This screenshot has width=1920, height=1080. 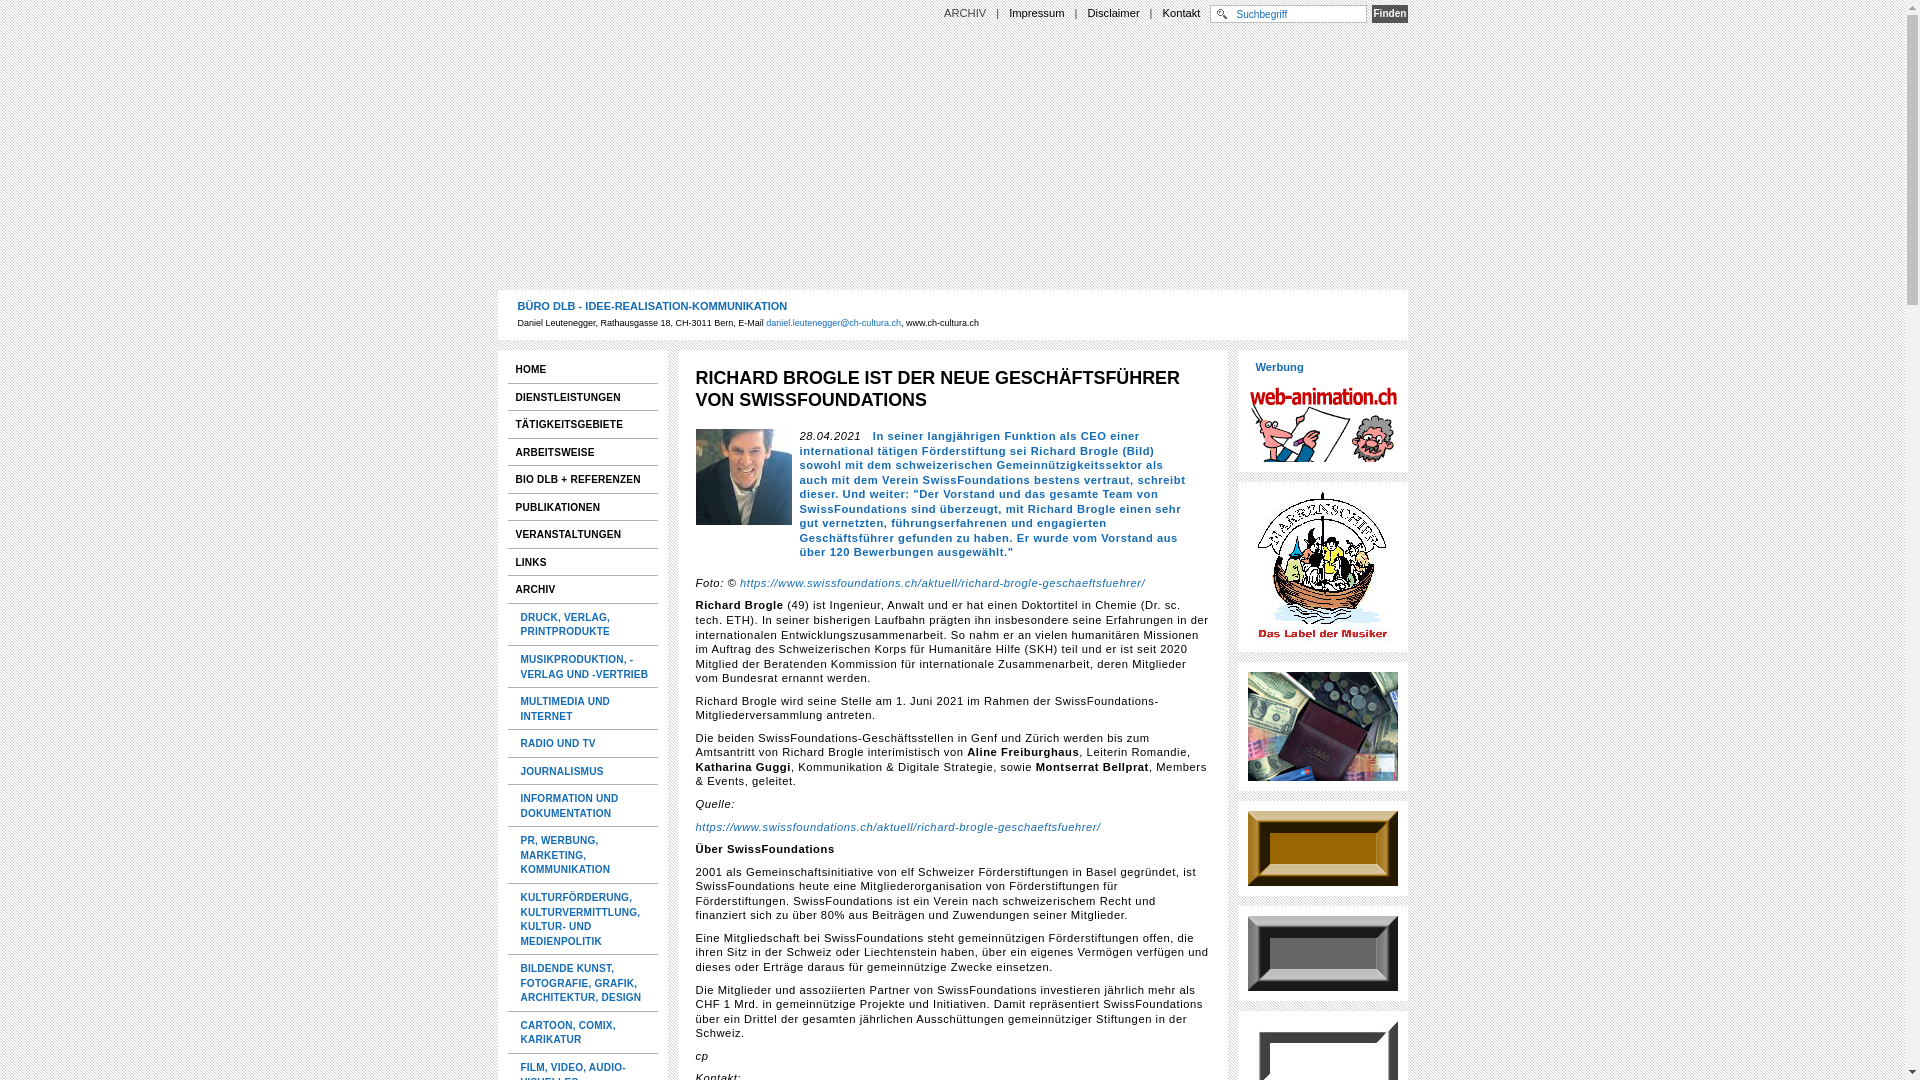 What do you see at coordinates (512, 666) in the screenshot?
I see `'MUSIKPRODUKTION, -VERLAG UND -VERTRIEB'` at bounding box center [512, 666].